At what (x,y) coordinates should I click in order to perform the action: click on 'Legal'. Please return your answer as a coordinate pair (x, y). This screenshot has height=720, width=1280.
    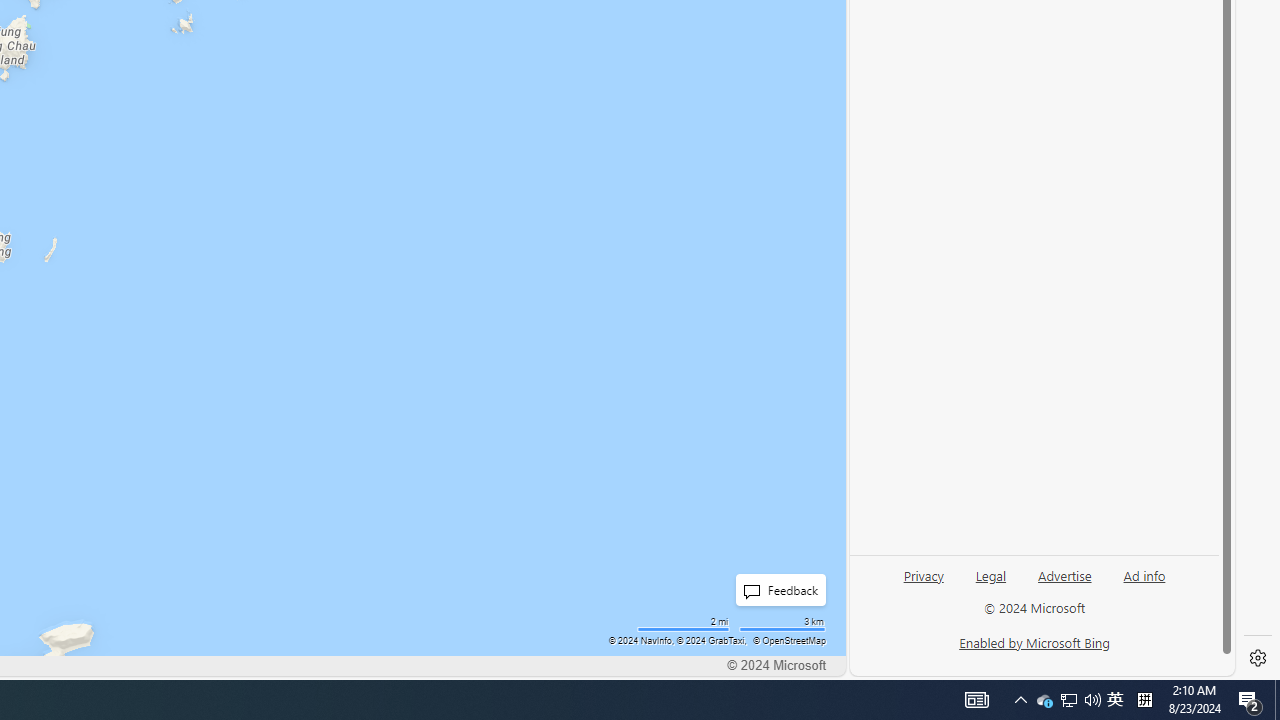
    Looking at the image, I should click on (990, 583).